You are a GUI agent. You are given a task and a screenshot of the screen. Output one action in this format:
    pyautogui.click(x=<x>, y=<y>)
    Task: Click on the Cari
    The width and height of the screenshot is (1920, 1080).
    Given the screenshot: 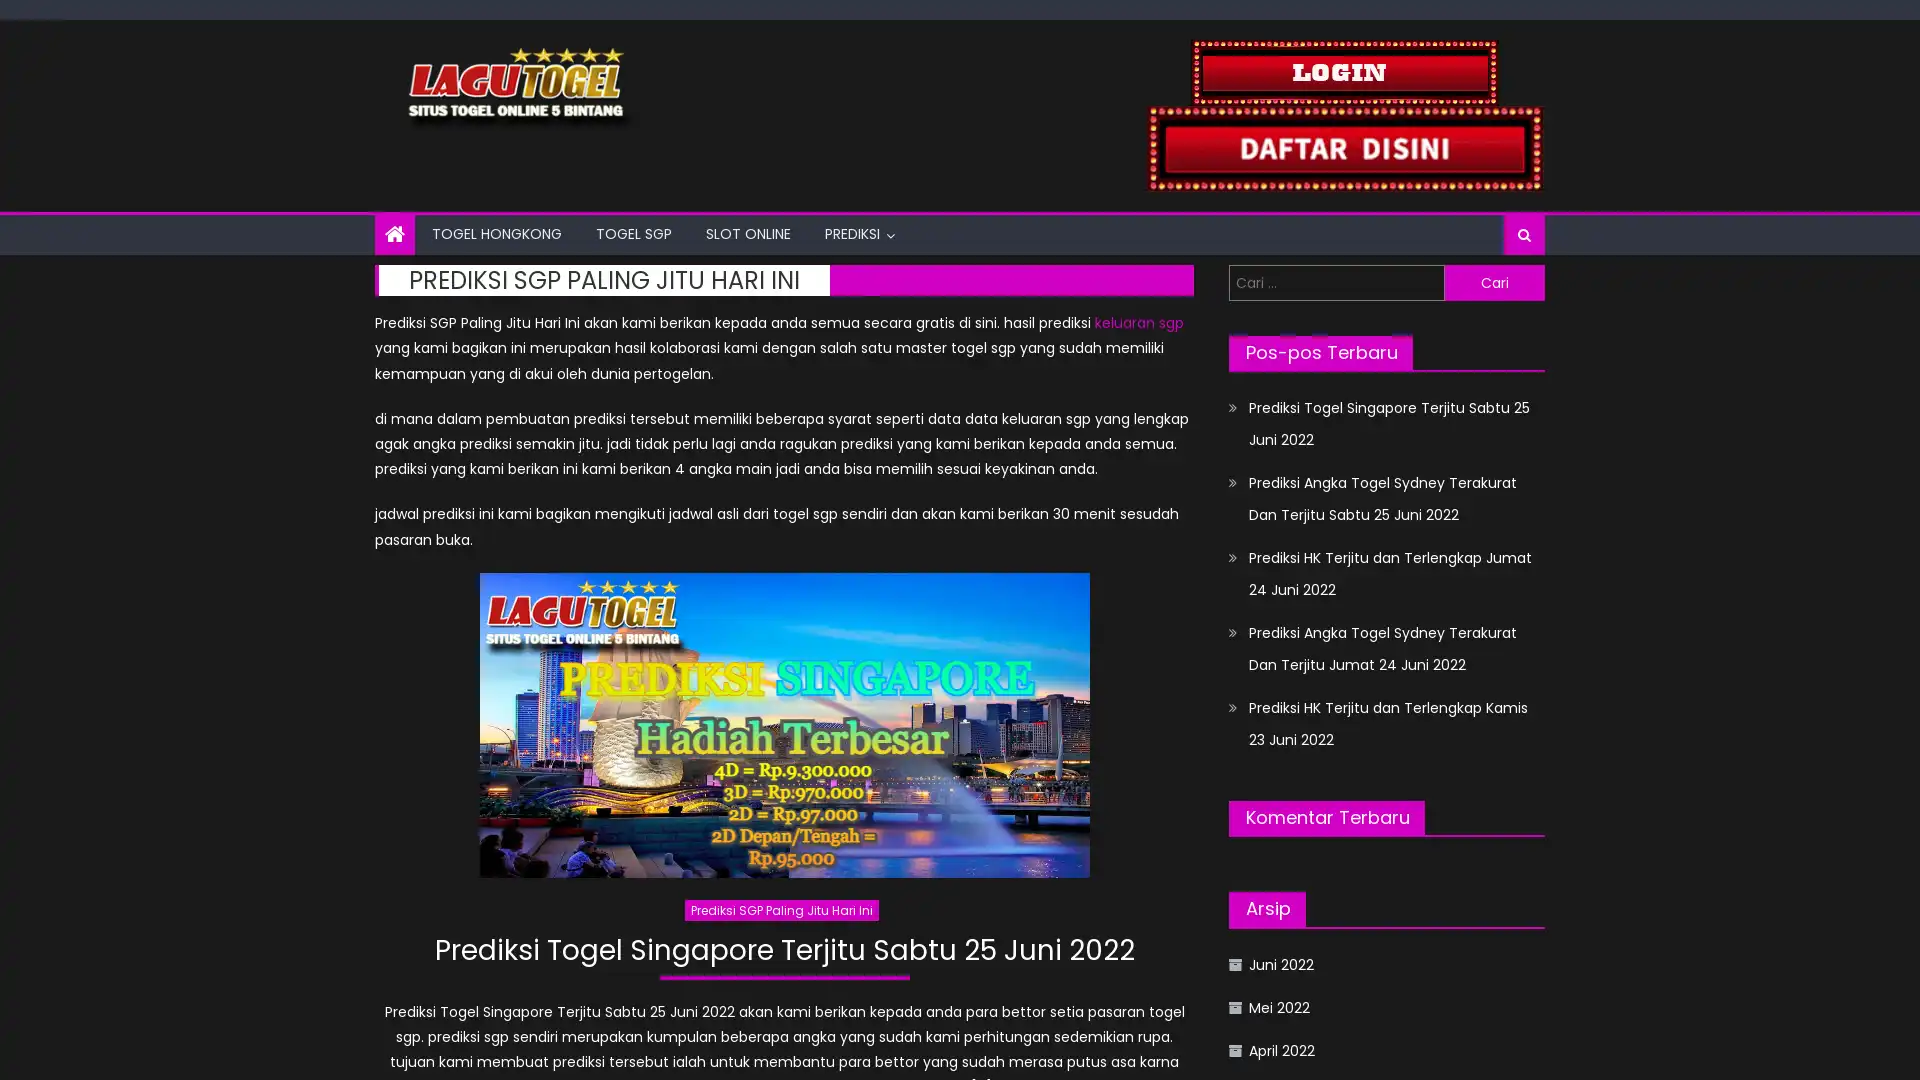 What is the action you would take?
    pyautogui.click(x=1494, y=282)
    